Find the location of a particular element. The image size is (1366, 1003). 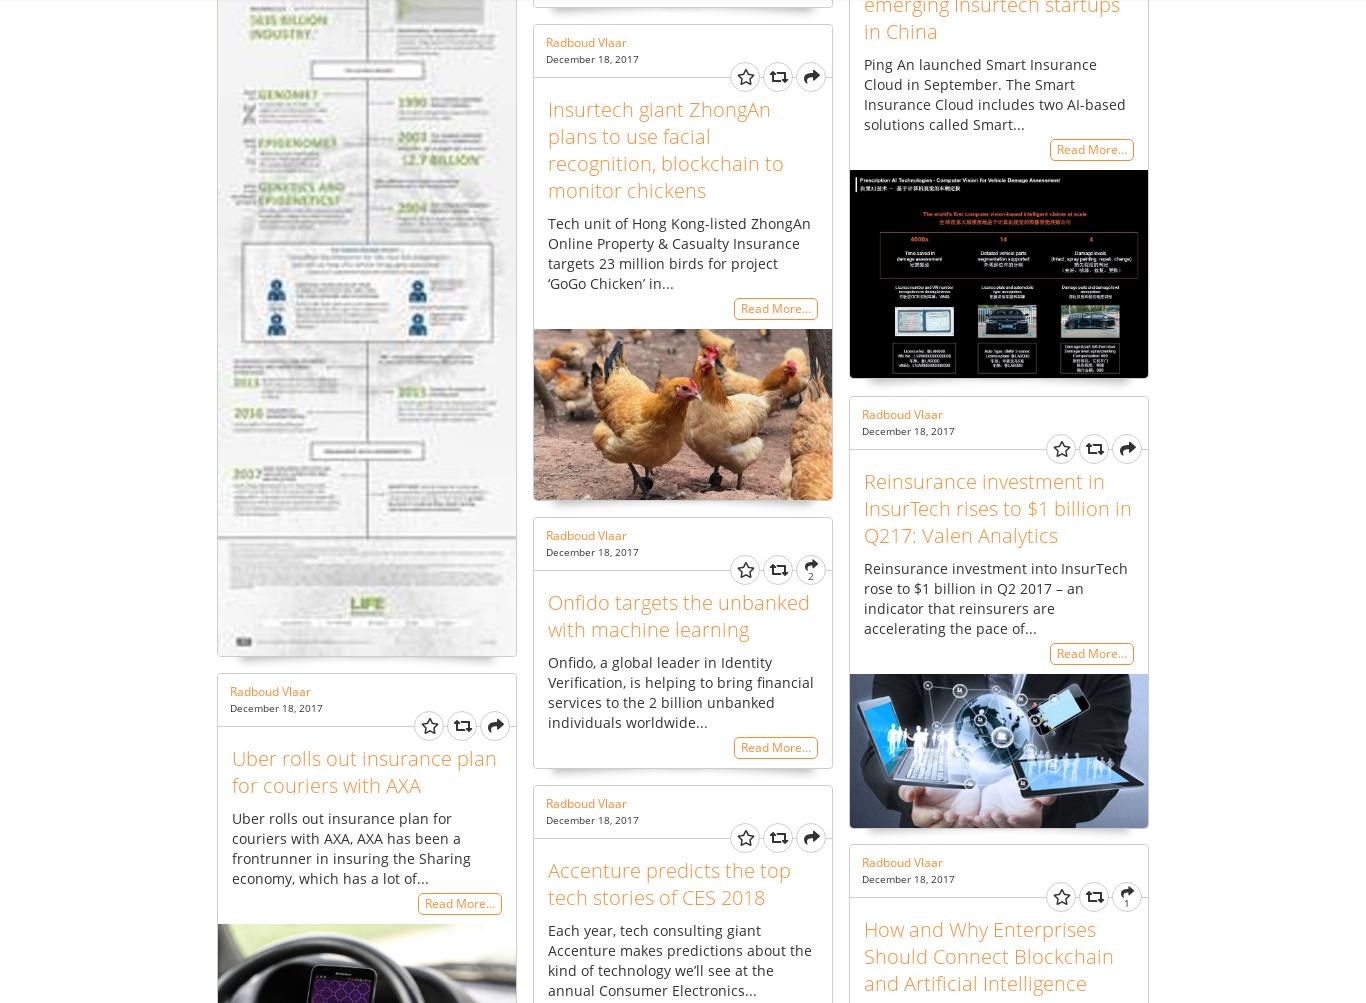

'Uber rolls out insurance plan for couriers with AXA' is located at coordinates (231, 770).